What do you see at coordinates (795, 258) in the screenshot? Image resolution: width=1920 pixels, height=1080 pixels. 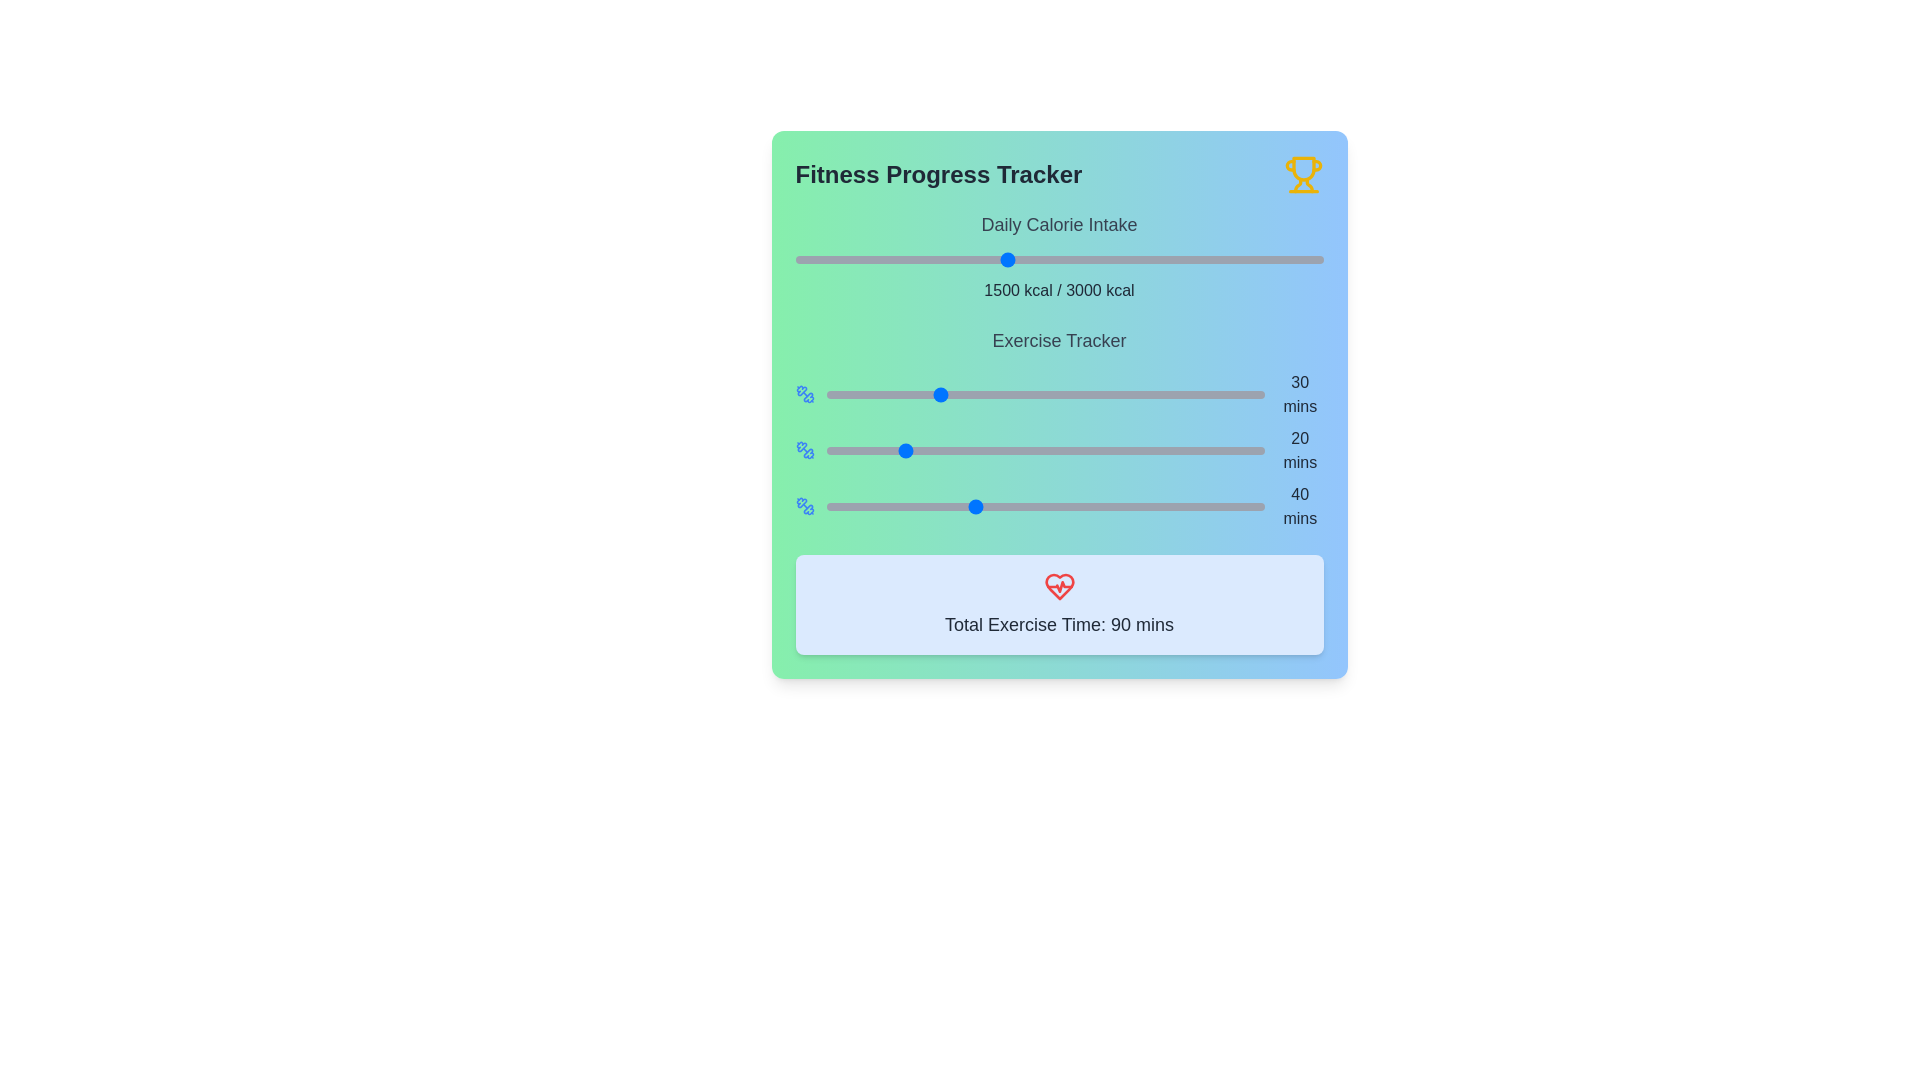 I see `calorie intake` at bounding box center [795, 258].